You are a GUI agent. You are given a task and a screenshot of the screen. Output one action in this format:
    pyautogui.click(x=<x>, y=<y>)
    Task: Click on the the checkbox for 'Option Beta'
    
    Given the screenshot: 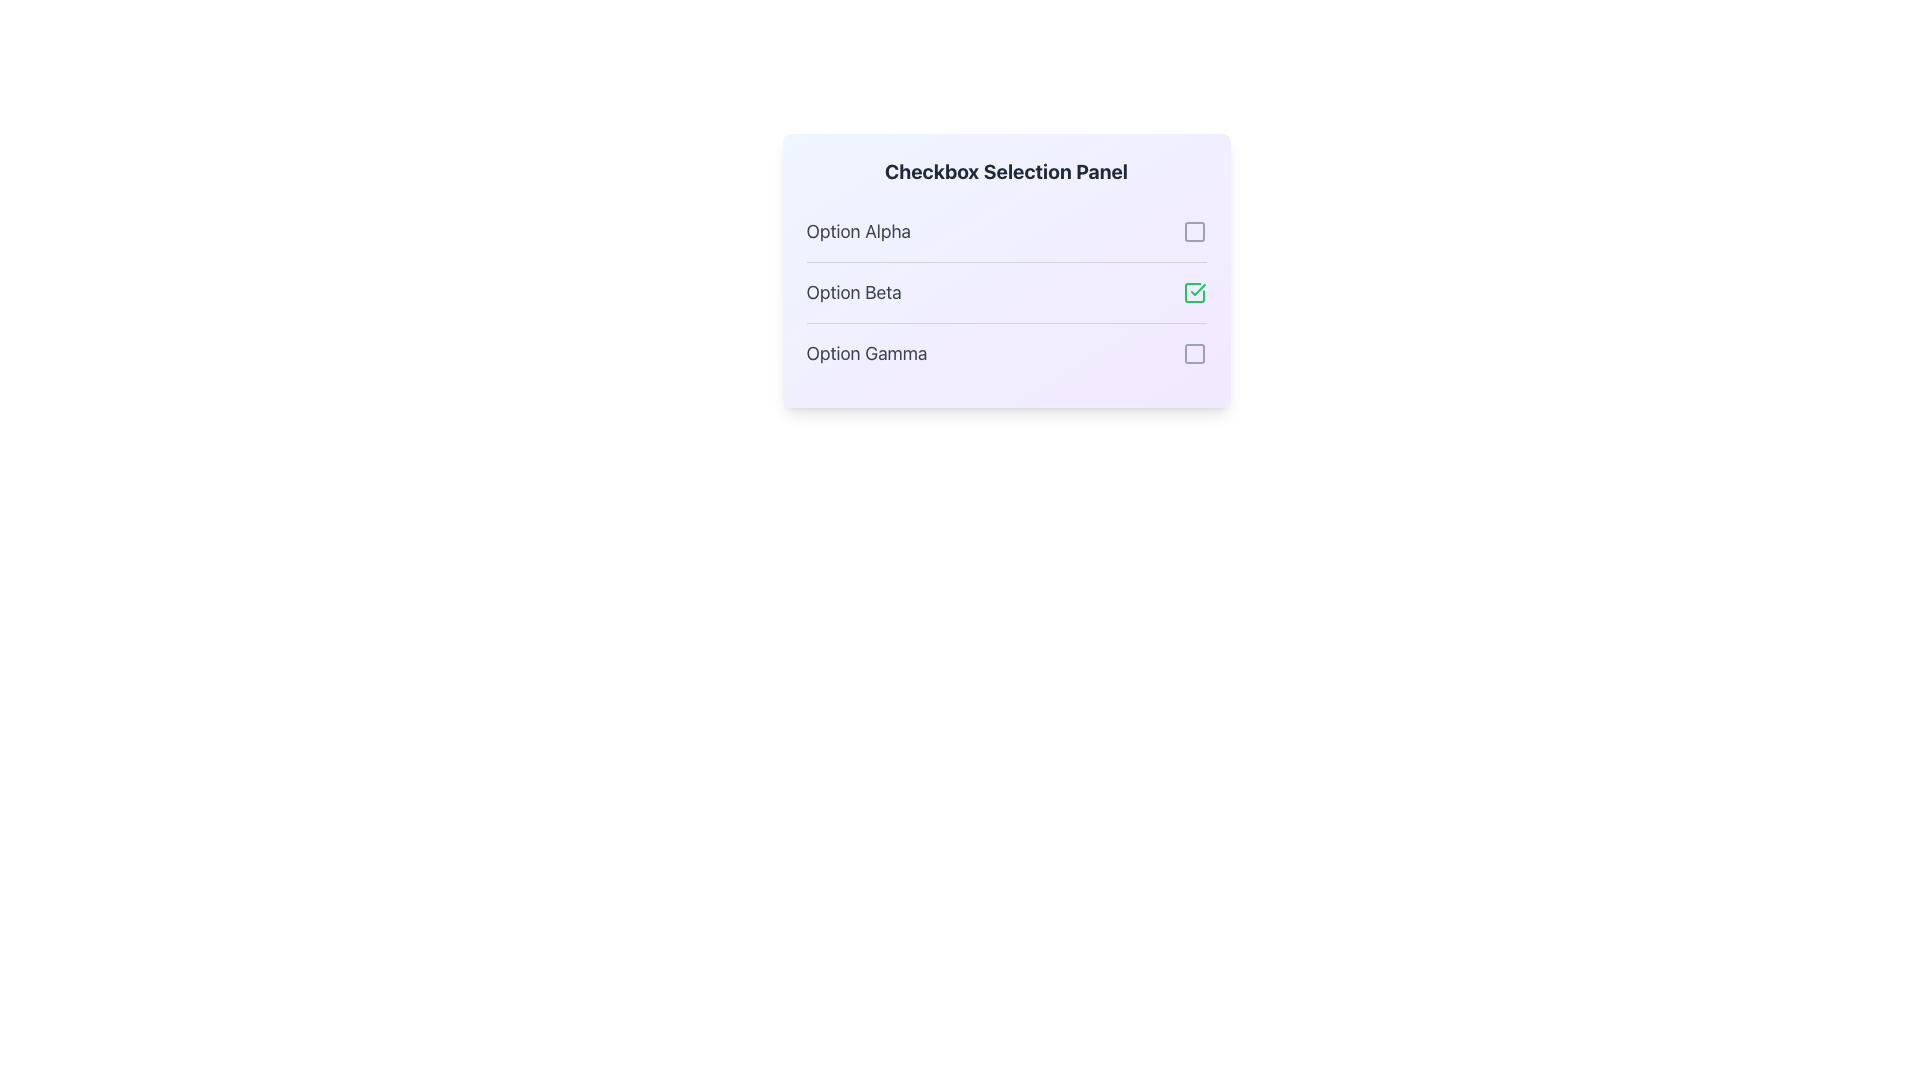 What is the action you would take?
    pyautogui.click(x=1006, y=293)
    